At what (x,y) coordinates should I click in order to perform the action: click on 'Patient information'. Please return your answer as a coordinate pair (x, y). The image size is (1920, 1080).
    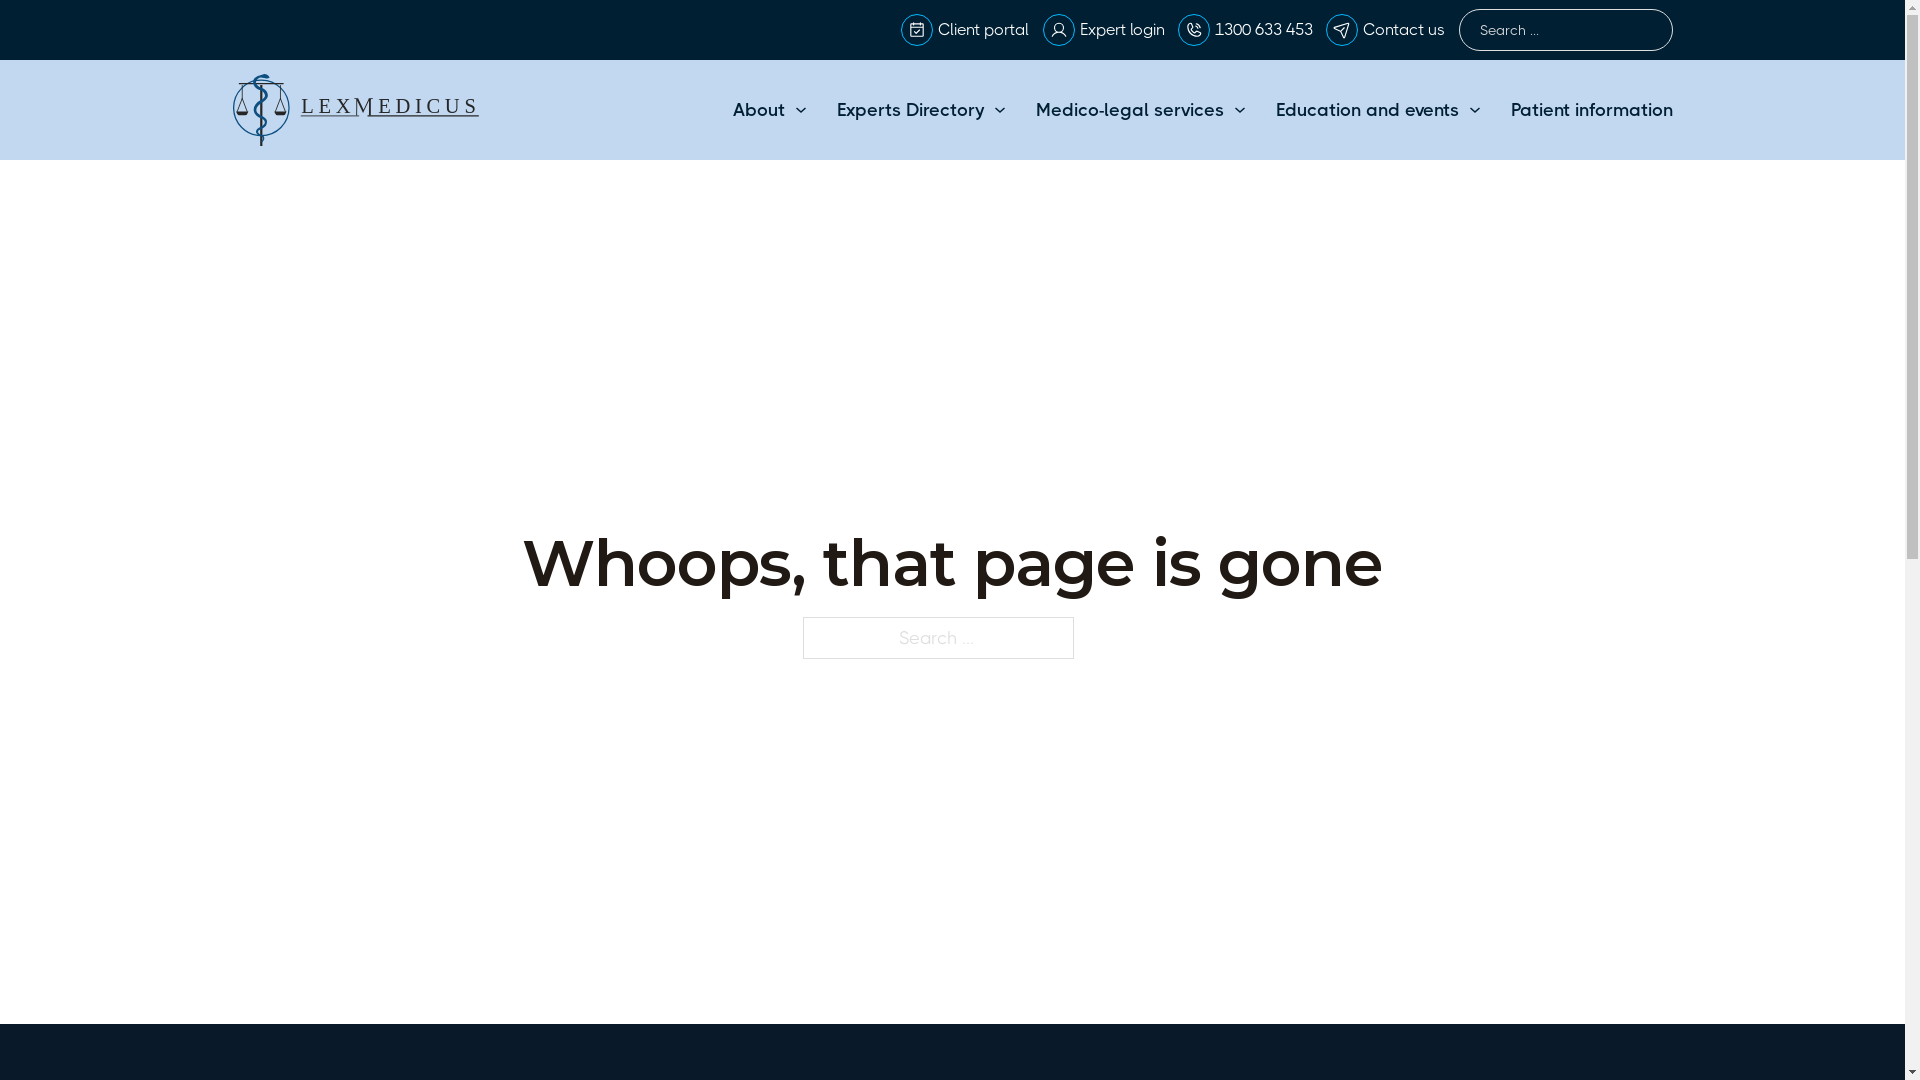
    Looking at the image, I should click on (1589, 109).